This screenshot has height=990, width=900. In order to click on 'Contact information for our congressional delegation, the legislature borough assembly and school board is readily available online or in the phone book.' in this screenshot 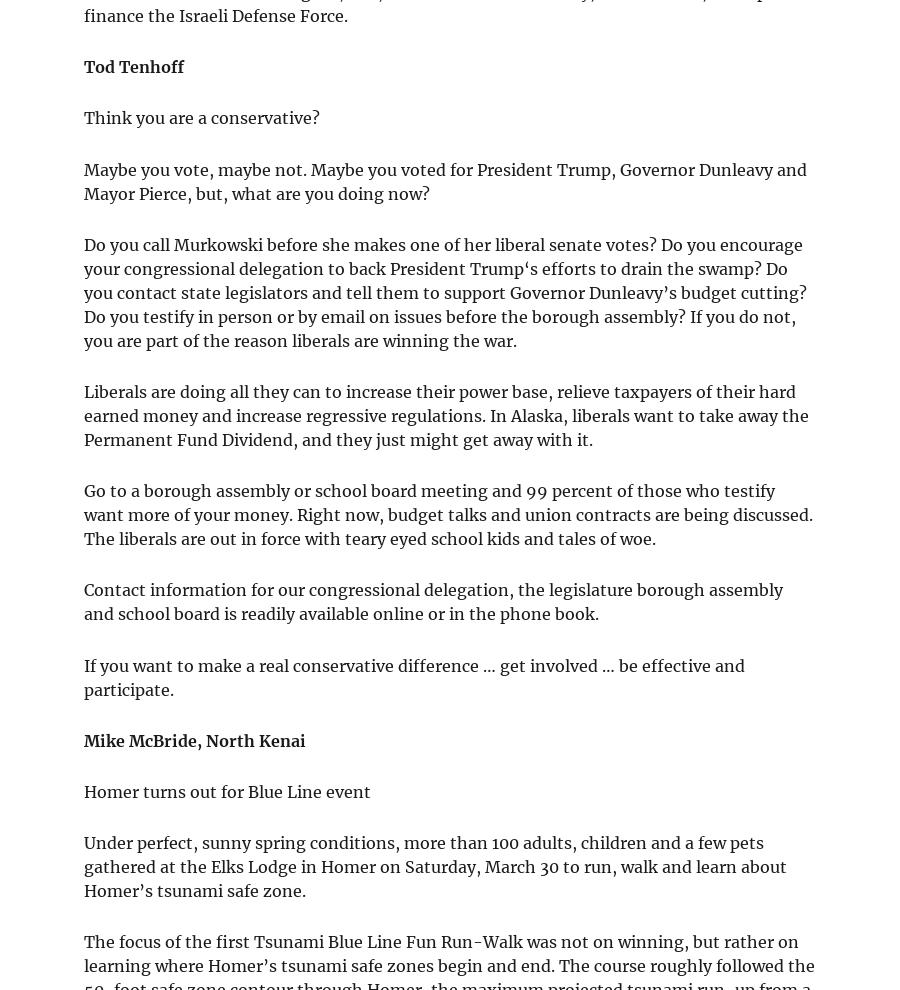, I will do `click(433, 601)`.